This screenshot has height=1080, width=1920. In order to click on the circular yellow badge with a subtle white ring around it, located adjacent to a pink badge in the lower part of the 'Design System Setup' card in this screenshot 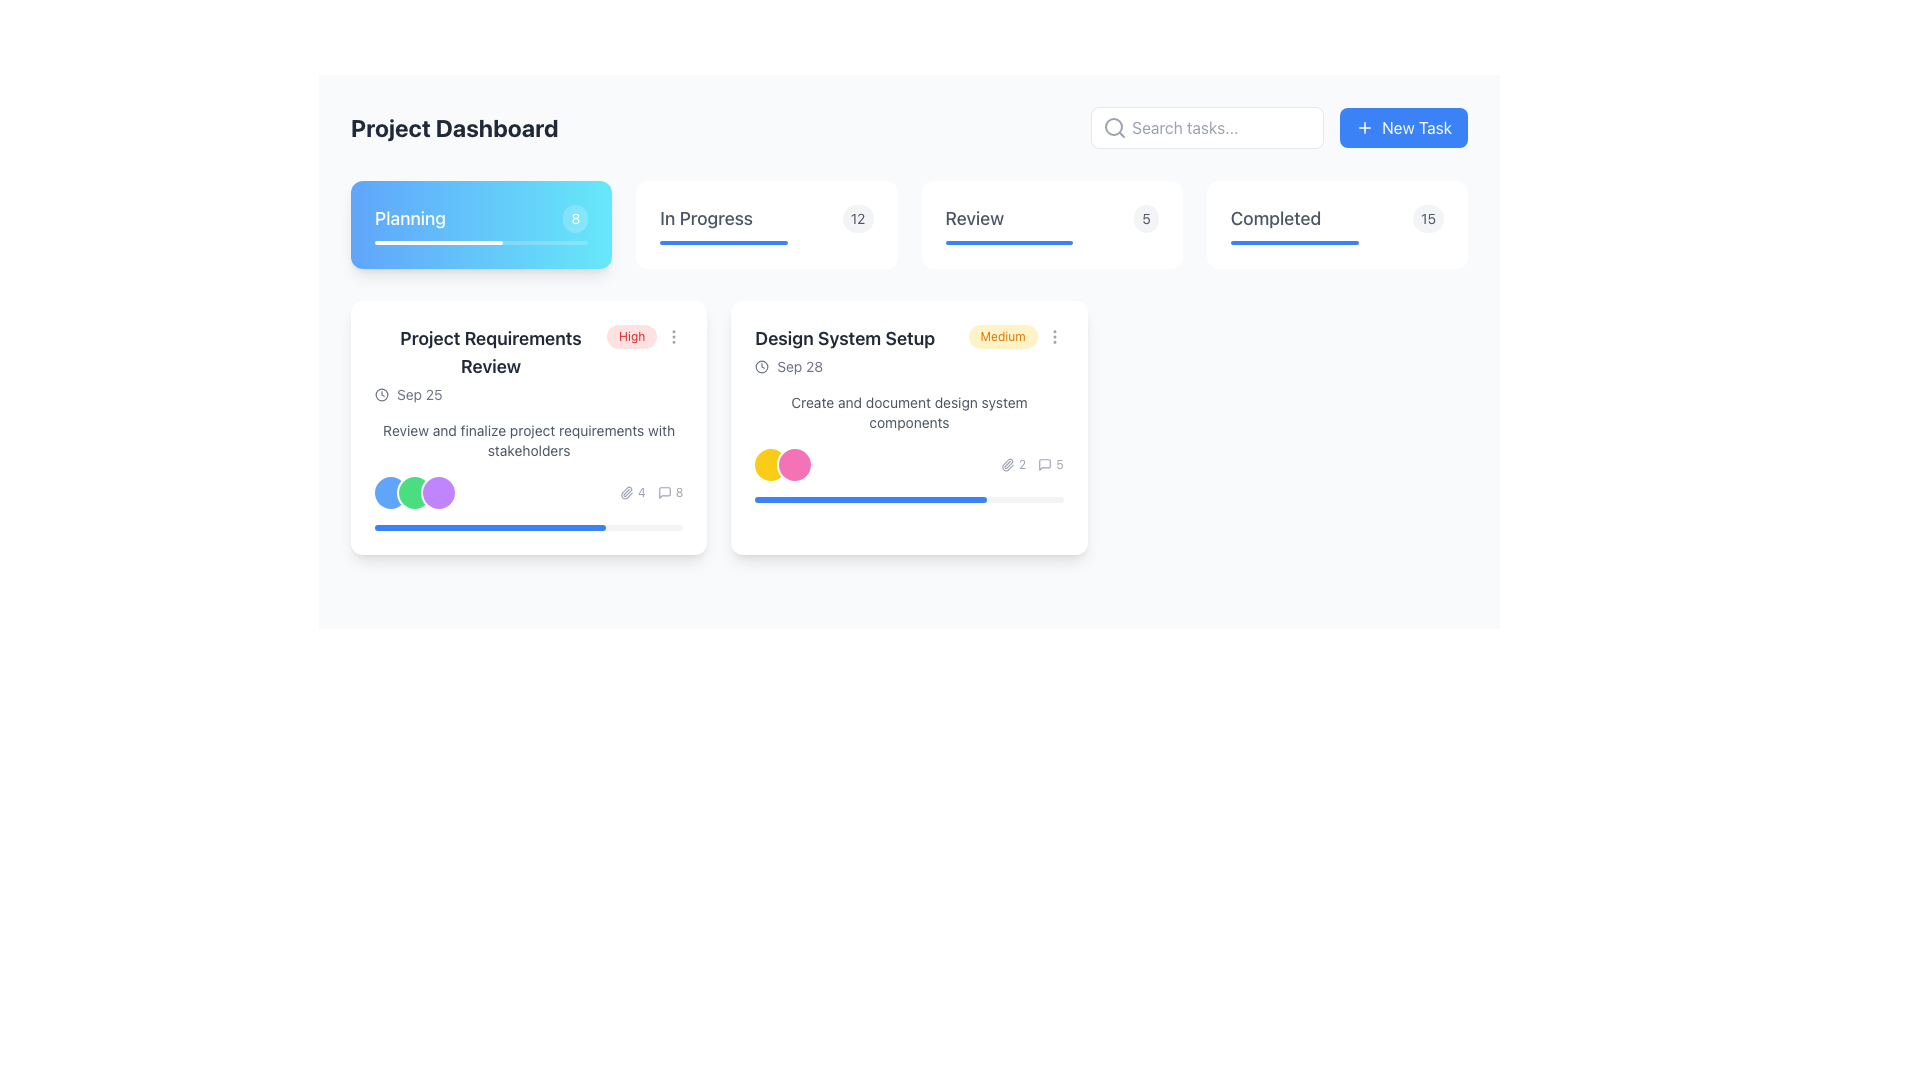, I will do `click(770, 465)`.